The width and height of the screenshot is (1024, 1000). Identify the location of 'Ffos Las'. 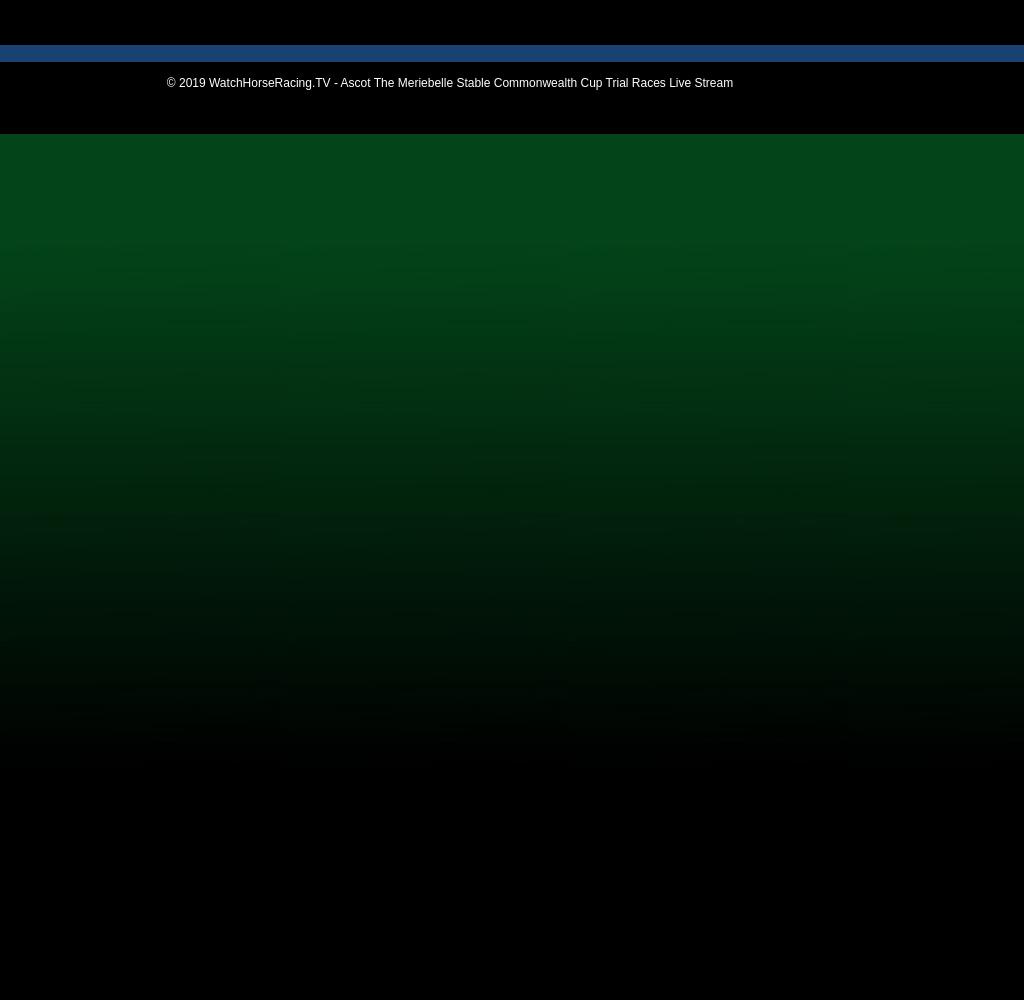
(53, 259).